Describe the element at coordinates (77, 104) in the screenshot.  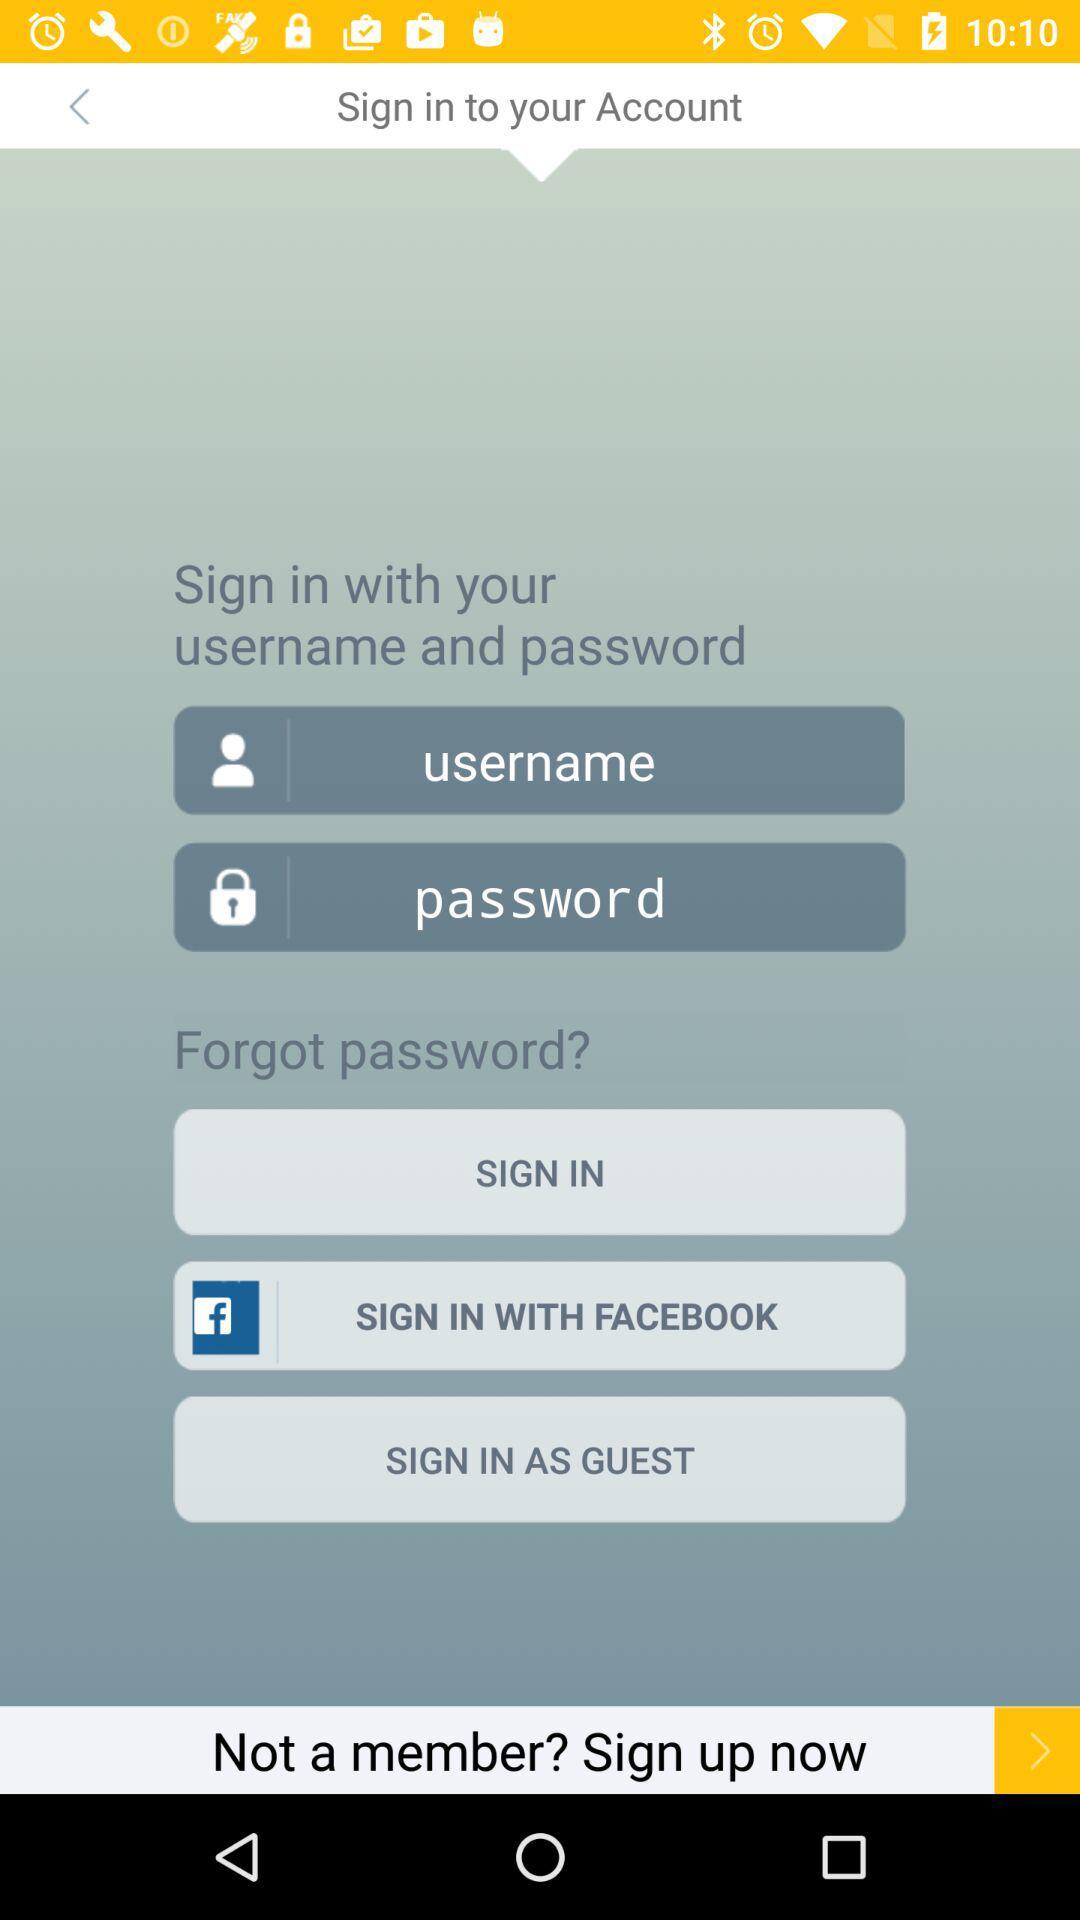
I see `go back` at that location.